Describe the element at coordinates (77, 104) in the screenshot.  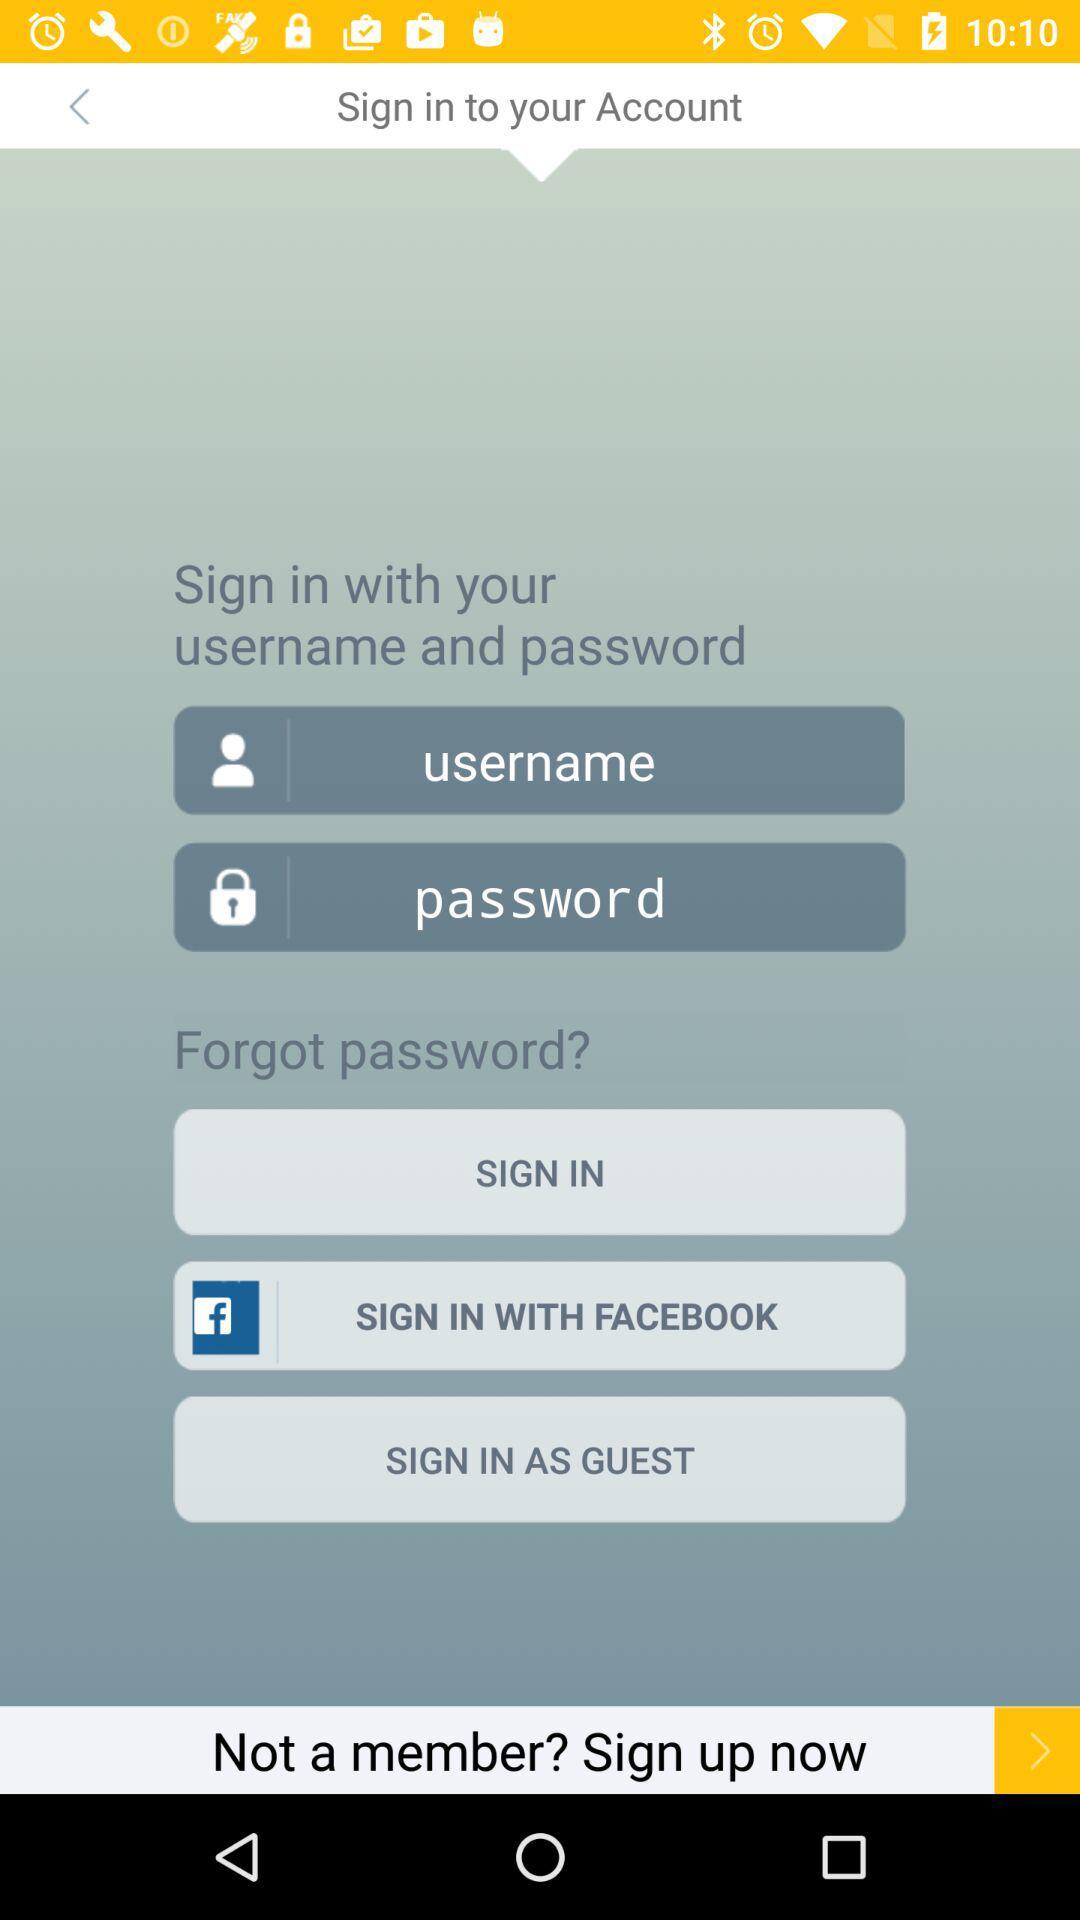
I see `go back` at that location.